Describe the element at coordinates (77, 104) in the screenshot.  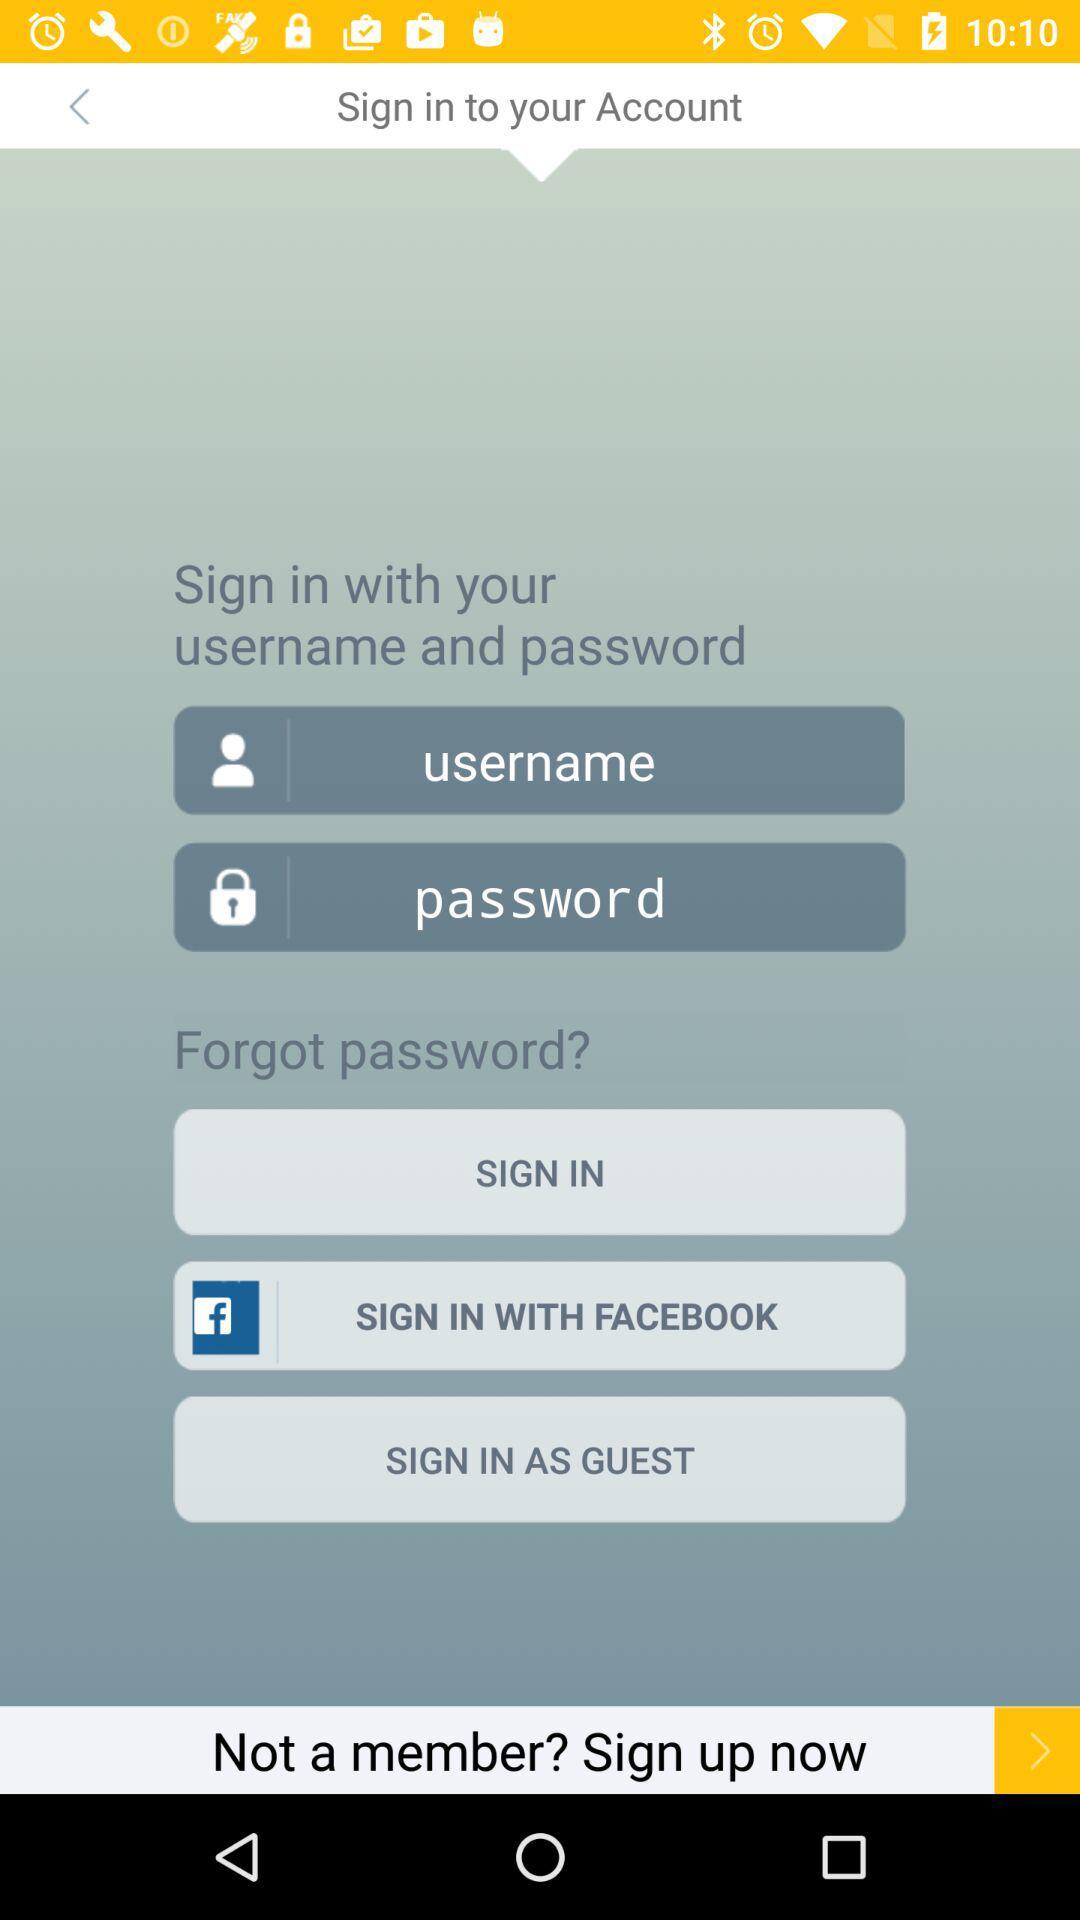
I see `go back` at that location.